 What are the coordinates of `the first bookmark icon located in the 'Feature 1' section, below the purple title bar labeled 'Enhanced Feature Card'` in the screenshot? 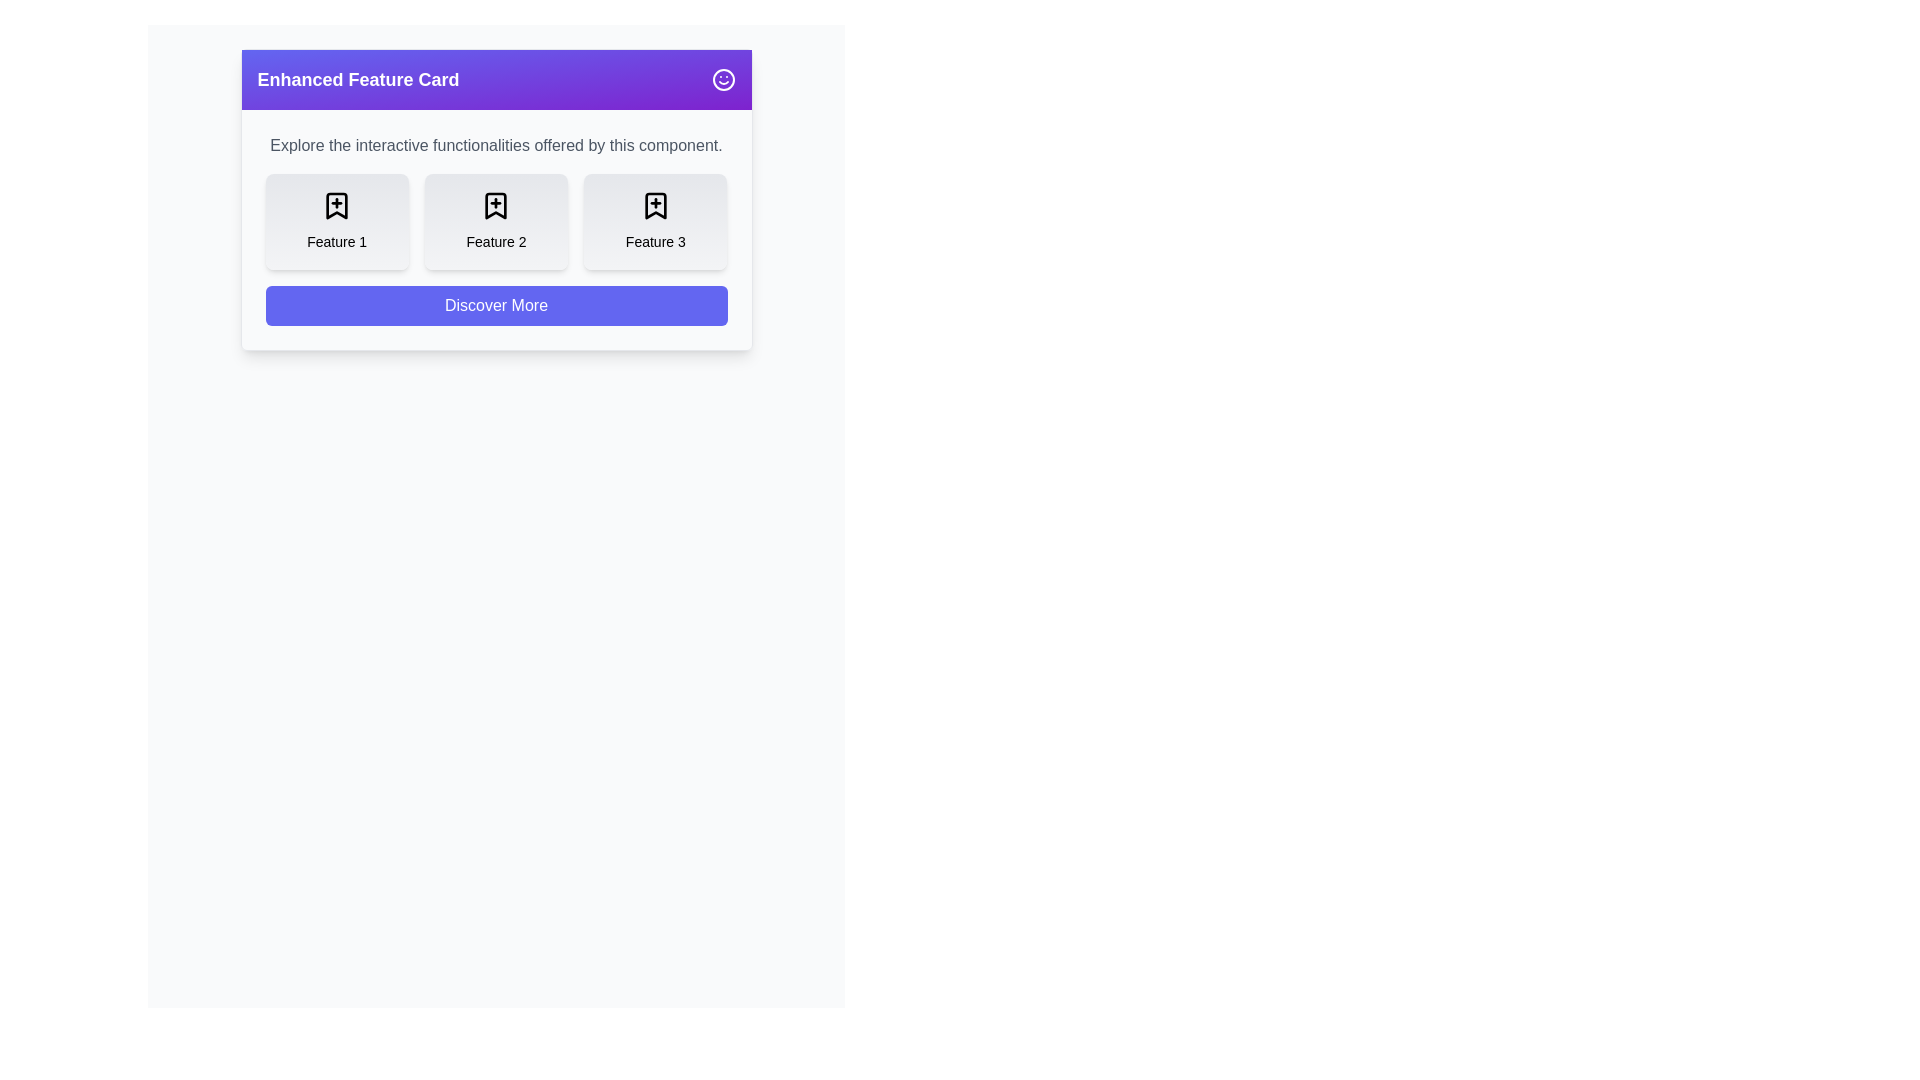 It's located at (336, 205).